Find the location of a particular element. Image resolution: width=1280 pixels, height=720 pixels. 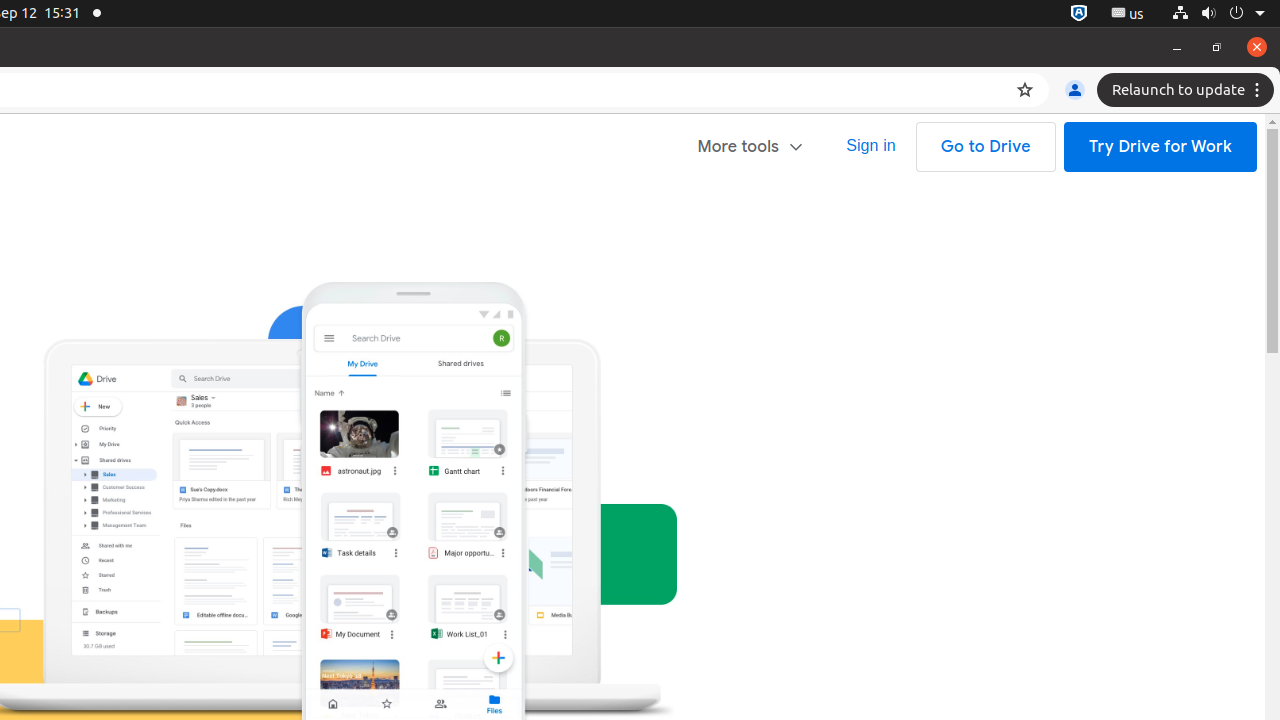

'Go to Drive' is located at coordinates (985, 146).